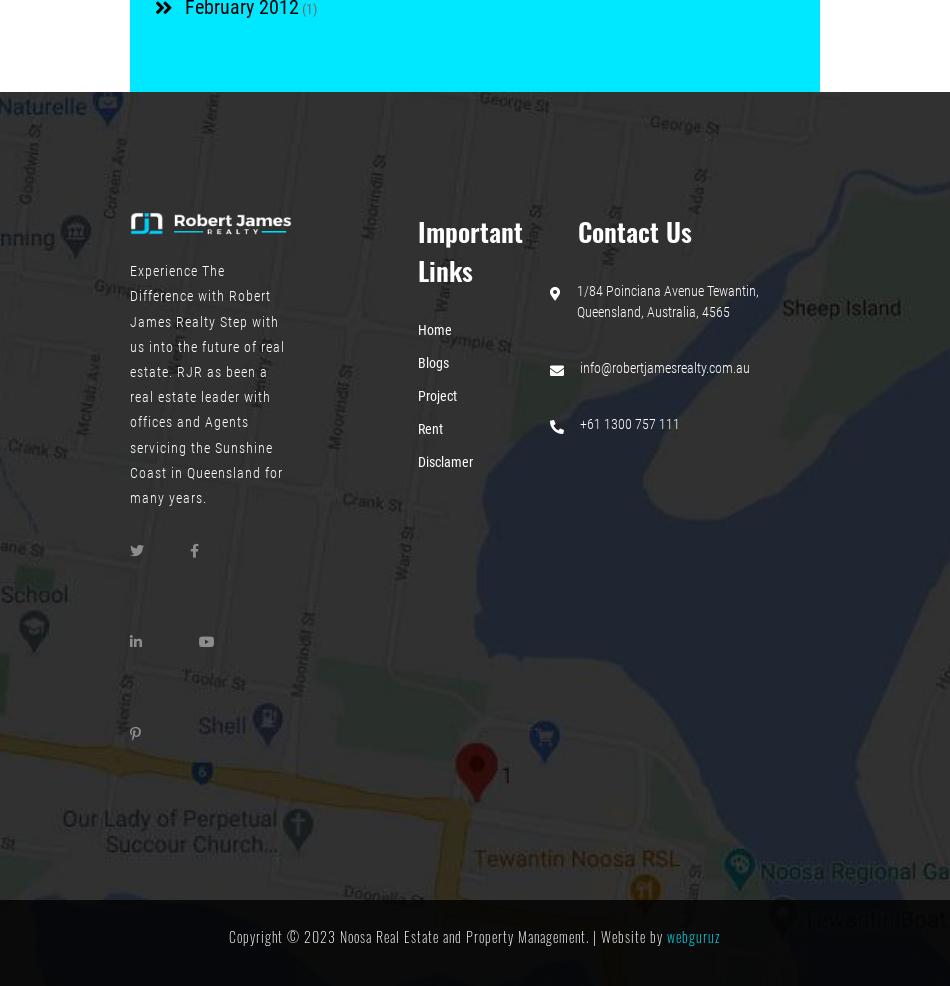  What do you see at coordinates (665, 365) in the screenshot?
I see `'info@robertjamesrealty.com.au'` at bounding box center [665, 365].